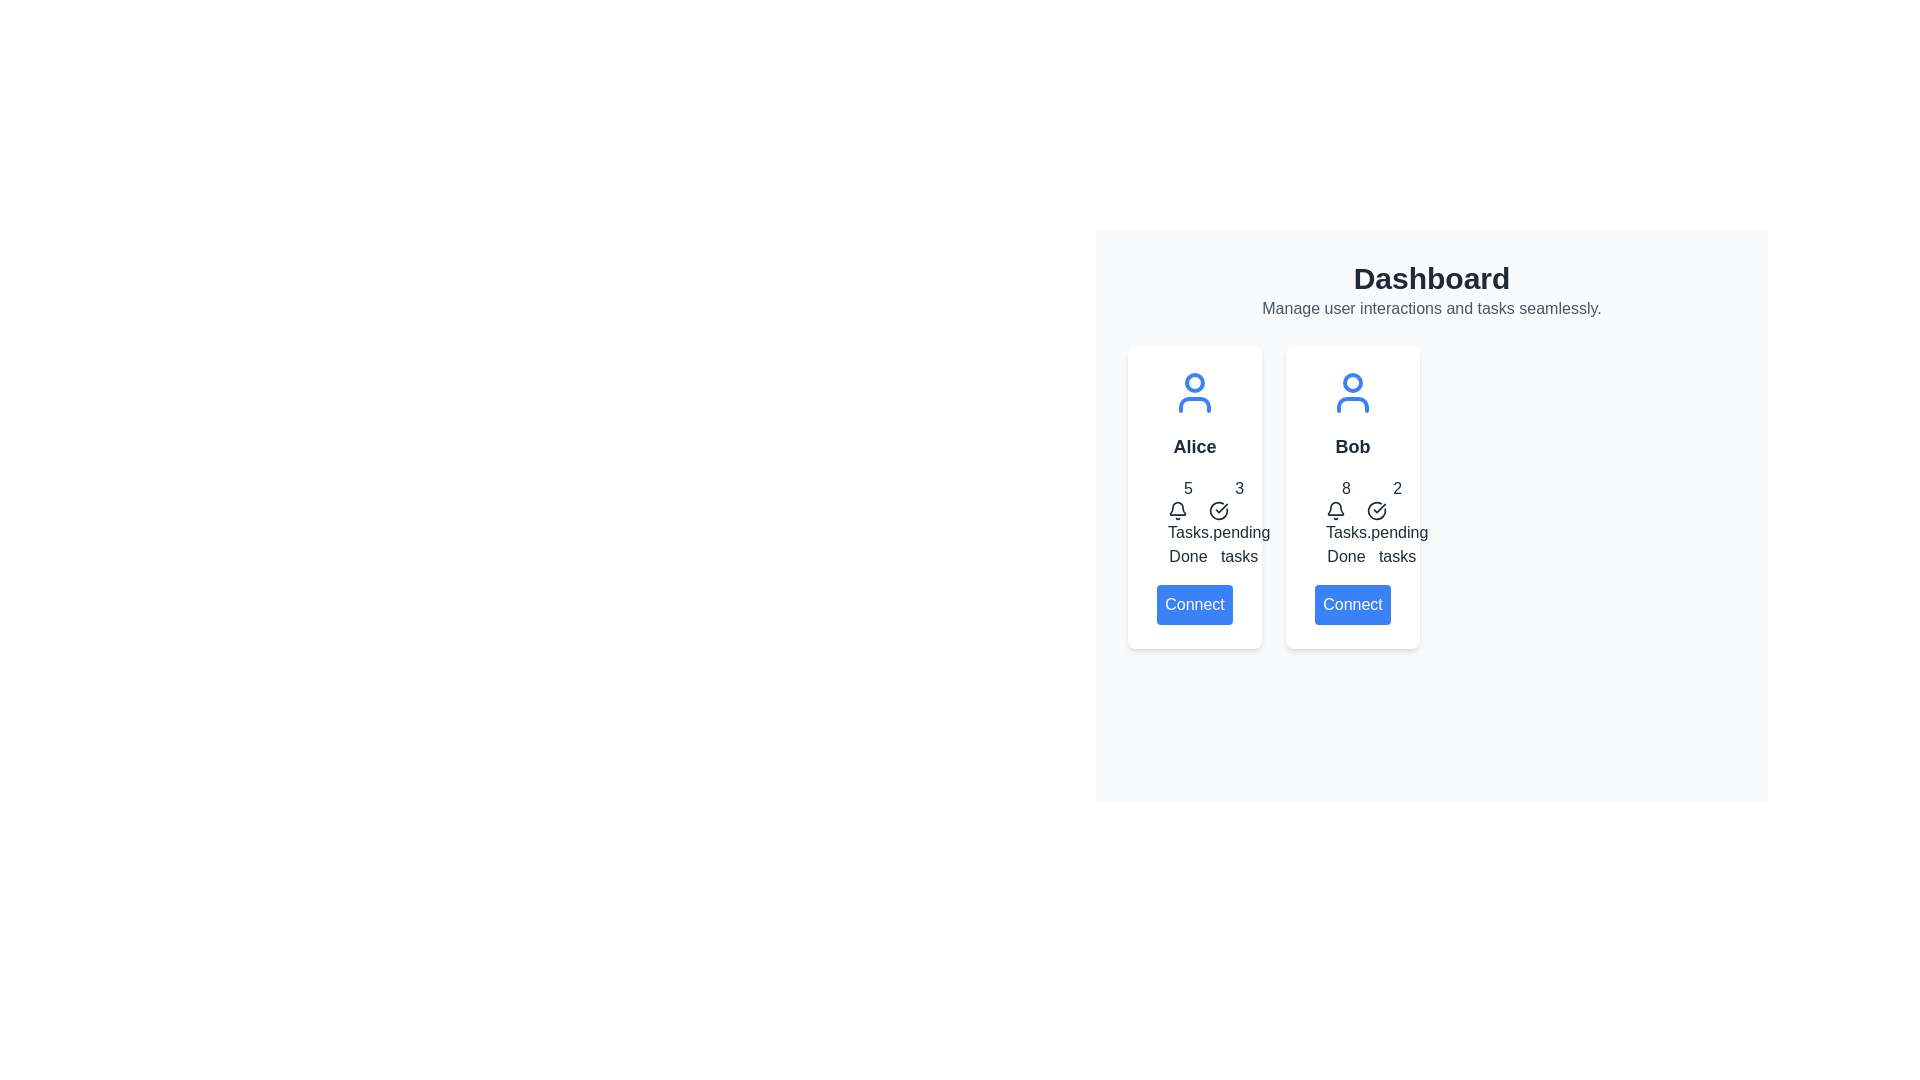  Describe the element at coordinates (1396, 489) in the screenshot. I see `value displayed in the task completion count text element, which is located to the right of the numeric display '8' associated with user 'Bob' in the user overview section` at that location.